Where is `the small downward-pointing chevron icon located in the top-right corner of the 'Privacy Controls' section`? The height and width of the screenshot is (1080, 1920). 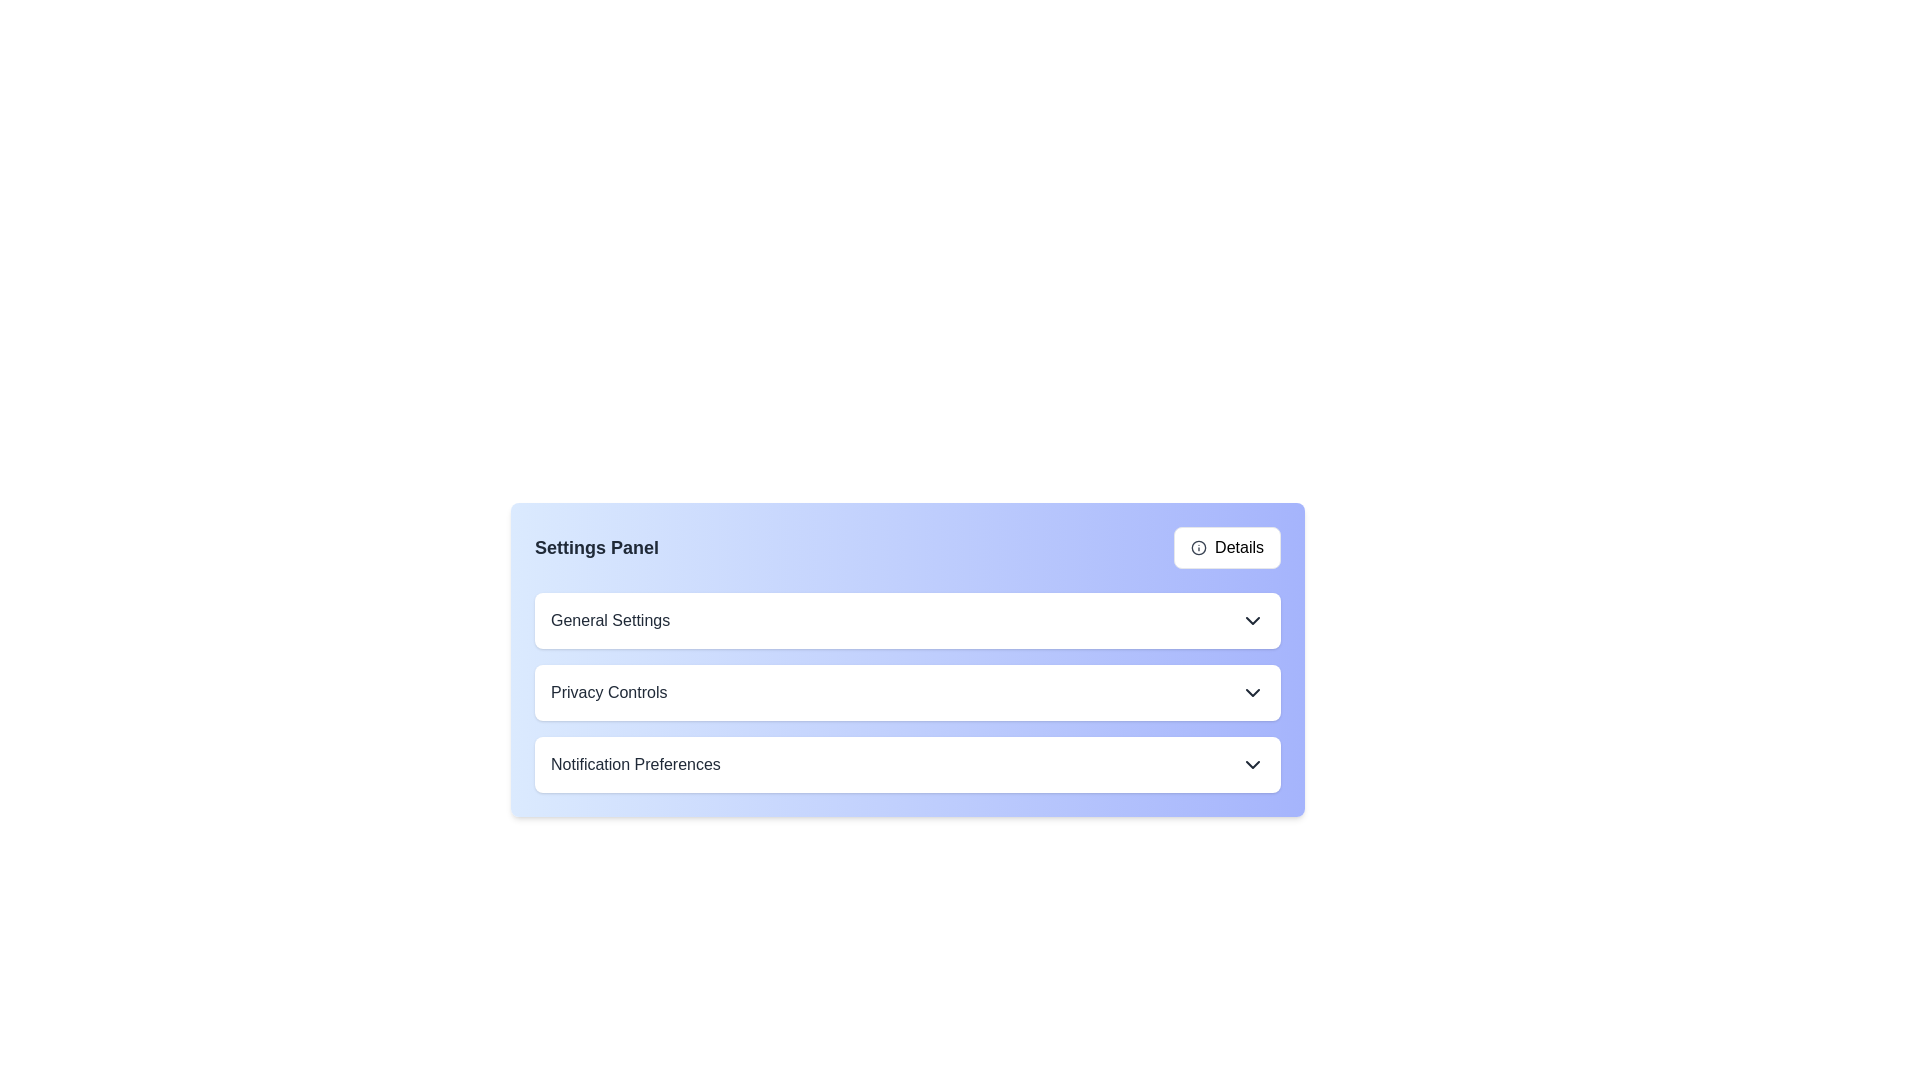 the small downward-pointing chevron icon located in the top-right corner of the 'Privacy Controls' section is located at coordinates (1251, 692).